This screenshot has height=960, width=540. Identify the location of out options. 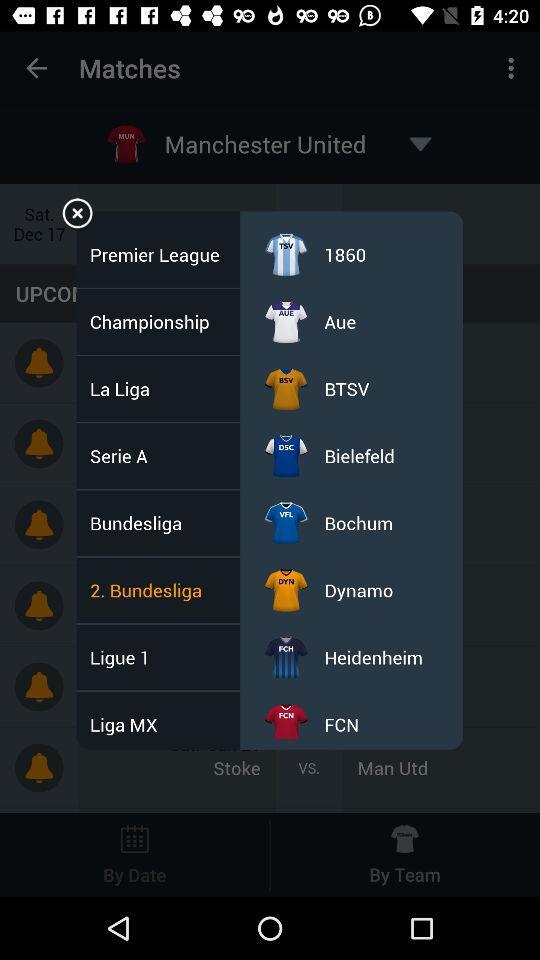
(76, 216).